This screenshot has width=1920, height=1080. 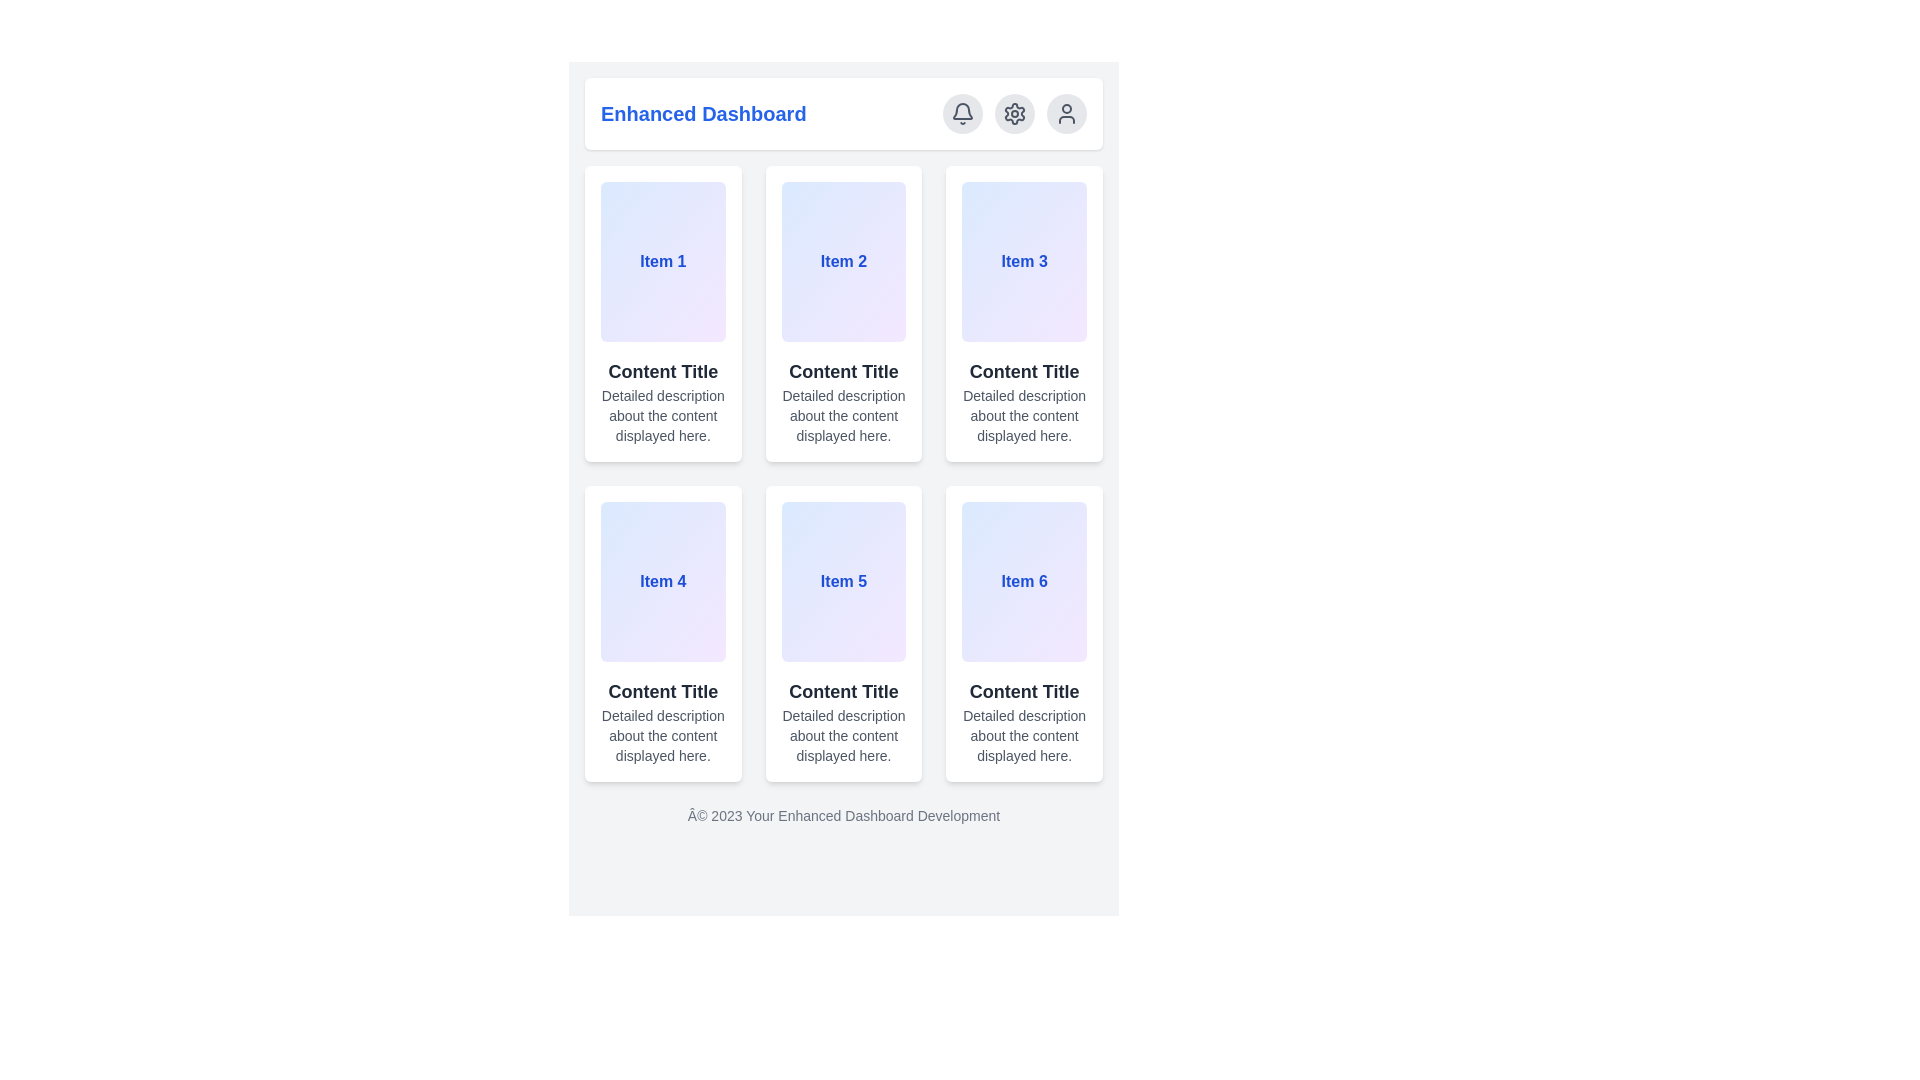 What do you see at coordinates (1065, 114) in the screenshot?
I see `the user profile button located in the top-right corner of the interface` at bounding box center [1065, 114].